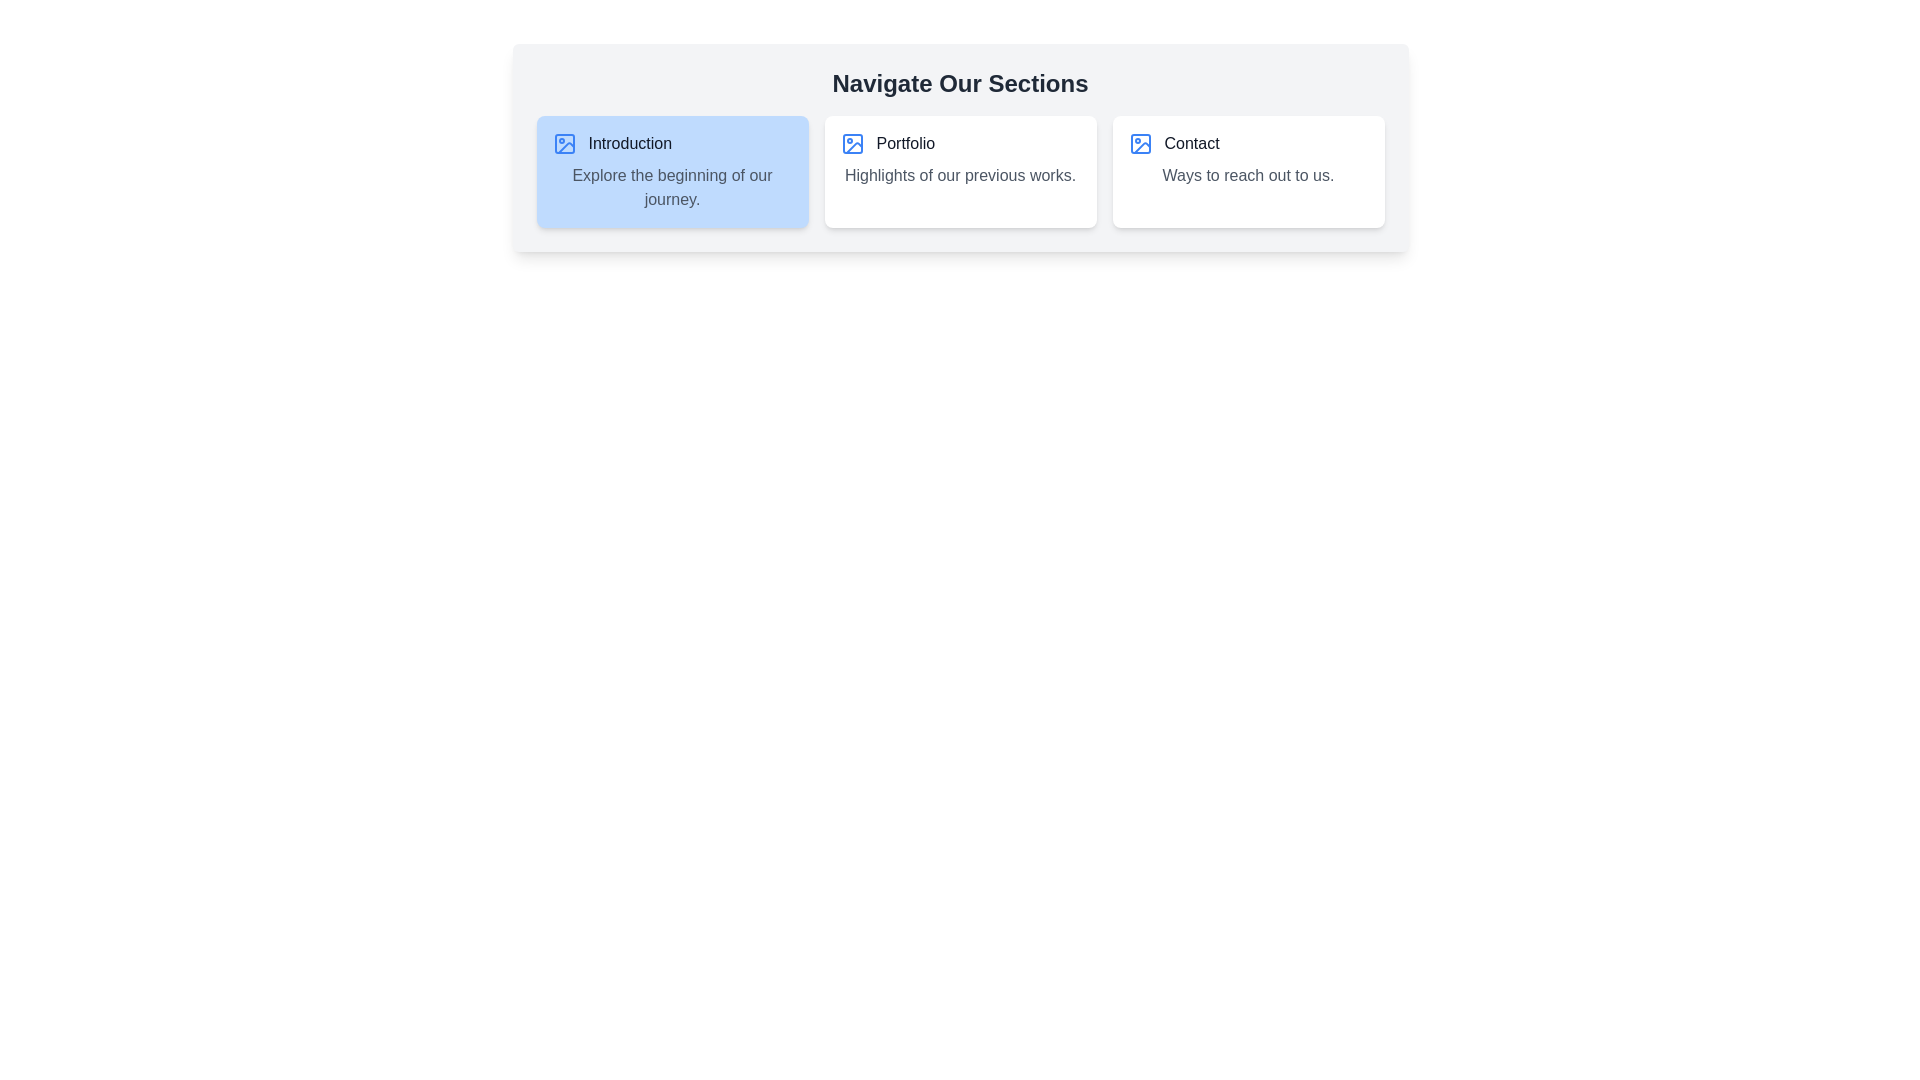  I want to click on the static text label displaying 'Introduction' styled with a medium font in dark gray on a light blue background, so click(629, 142).